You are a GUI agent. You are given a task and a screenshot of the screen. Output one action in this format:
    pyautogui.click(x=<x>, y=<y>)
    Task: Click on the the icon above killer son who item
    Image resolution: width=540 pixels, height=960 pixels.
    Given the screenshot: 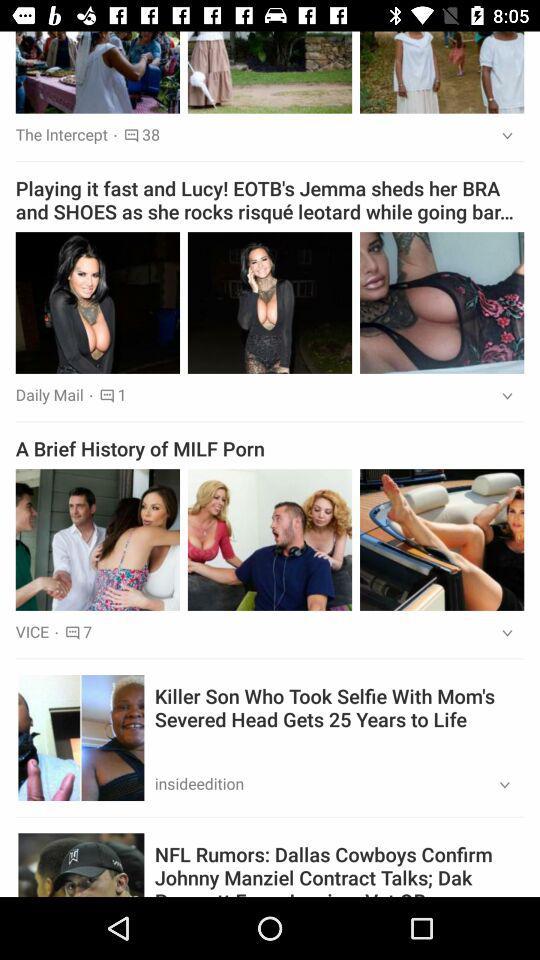 What is the action you would take?
    pyautogui.click(x=500, y=632)
    